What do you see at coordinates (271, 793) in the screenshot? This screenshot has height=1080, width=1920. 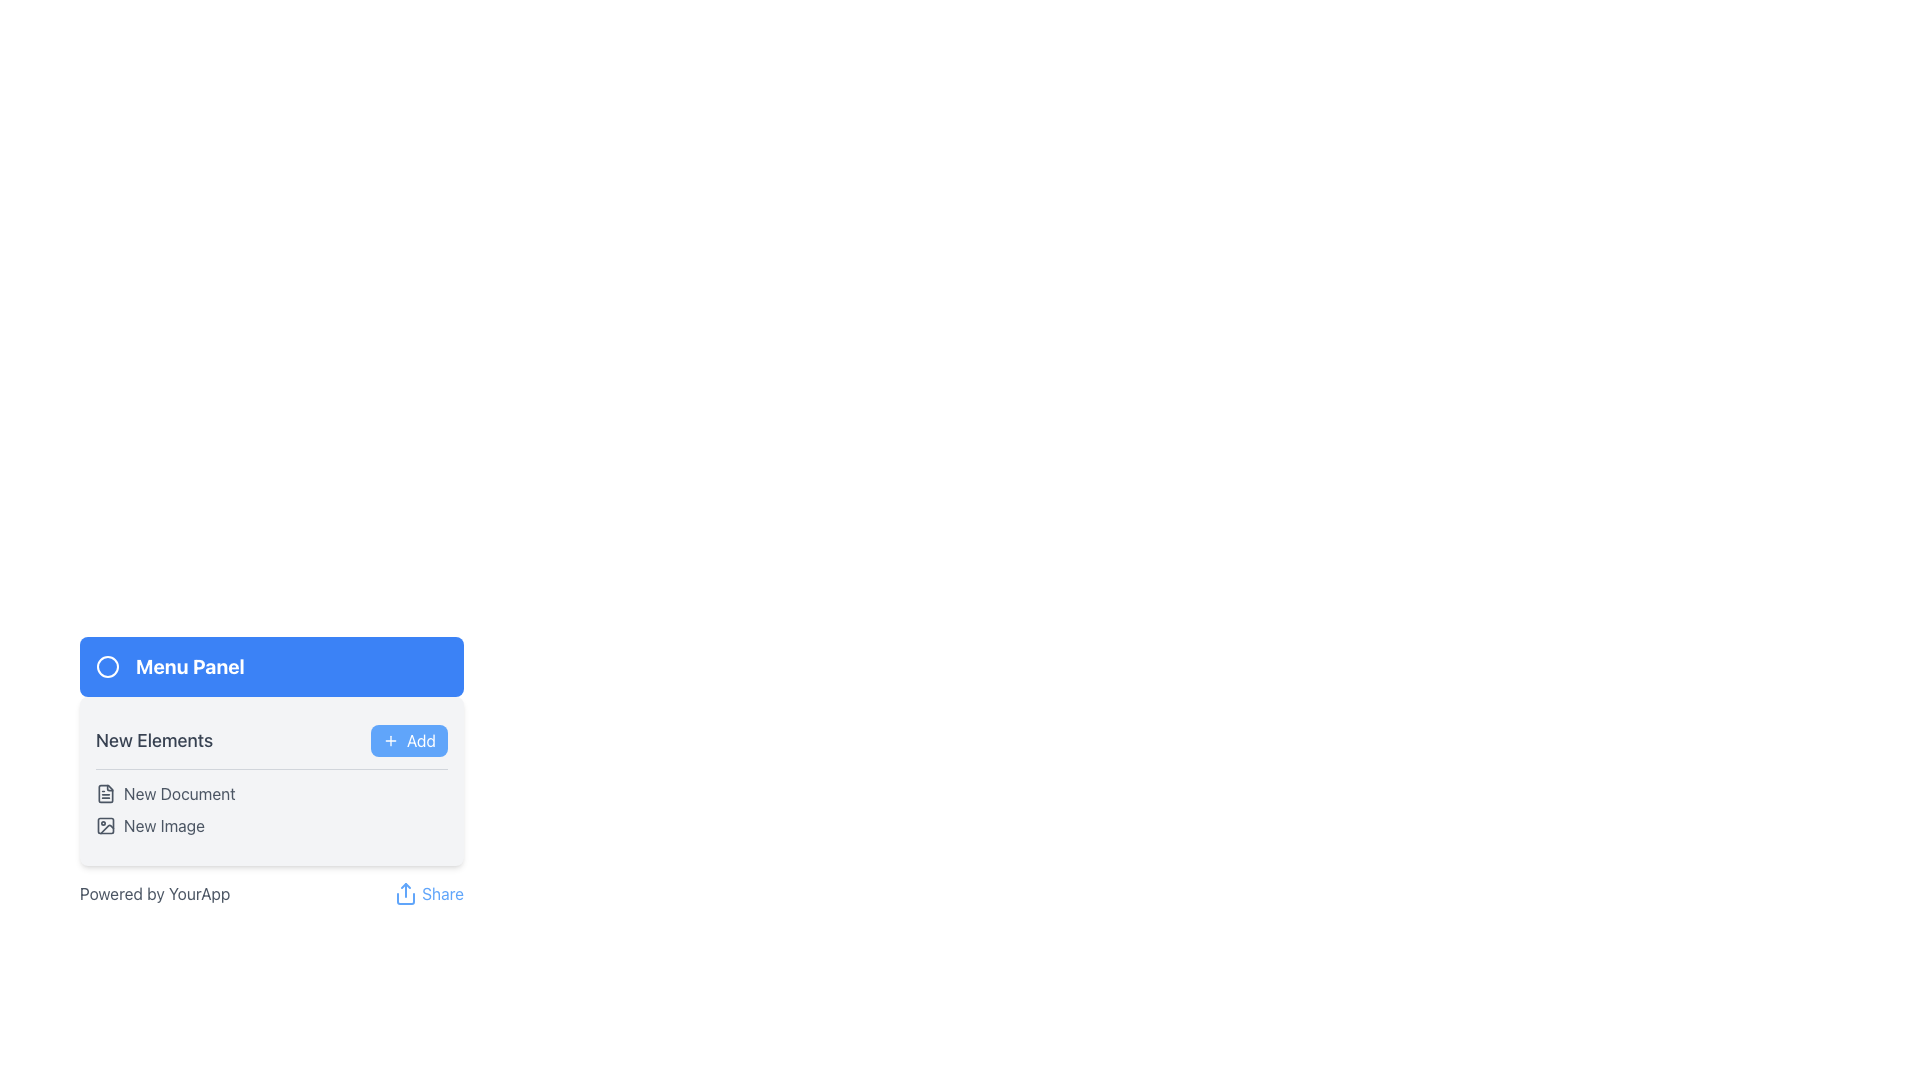 I see `the 'New Document' button, which is the first item in the vertical list under 'New Elements'` at bounding box center [271, 793].